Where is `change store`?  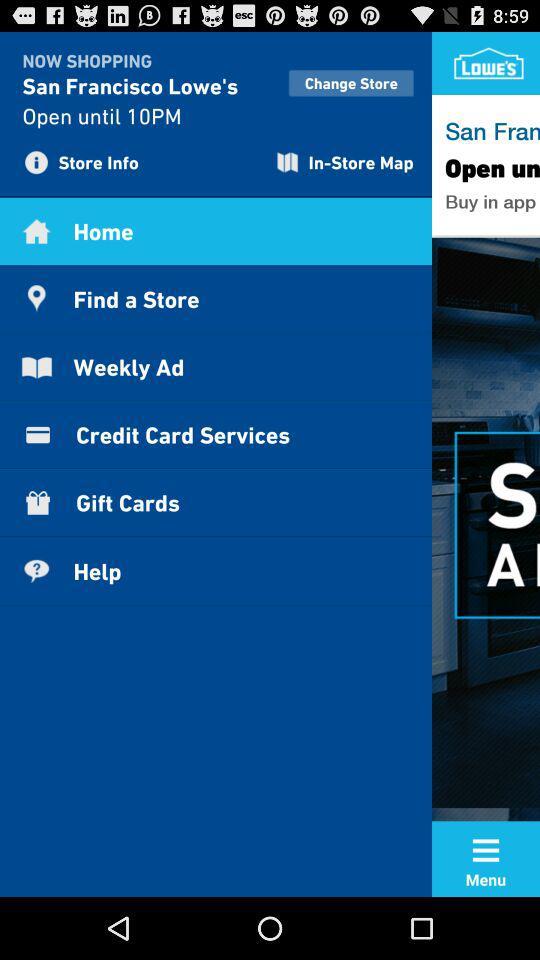
change store is located at coordinates (350, 83).